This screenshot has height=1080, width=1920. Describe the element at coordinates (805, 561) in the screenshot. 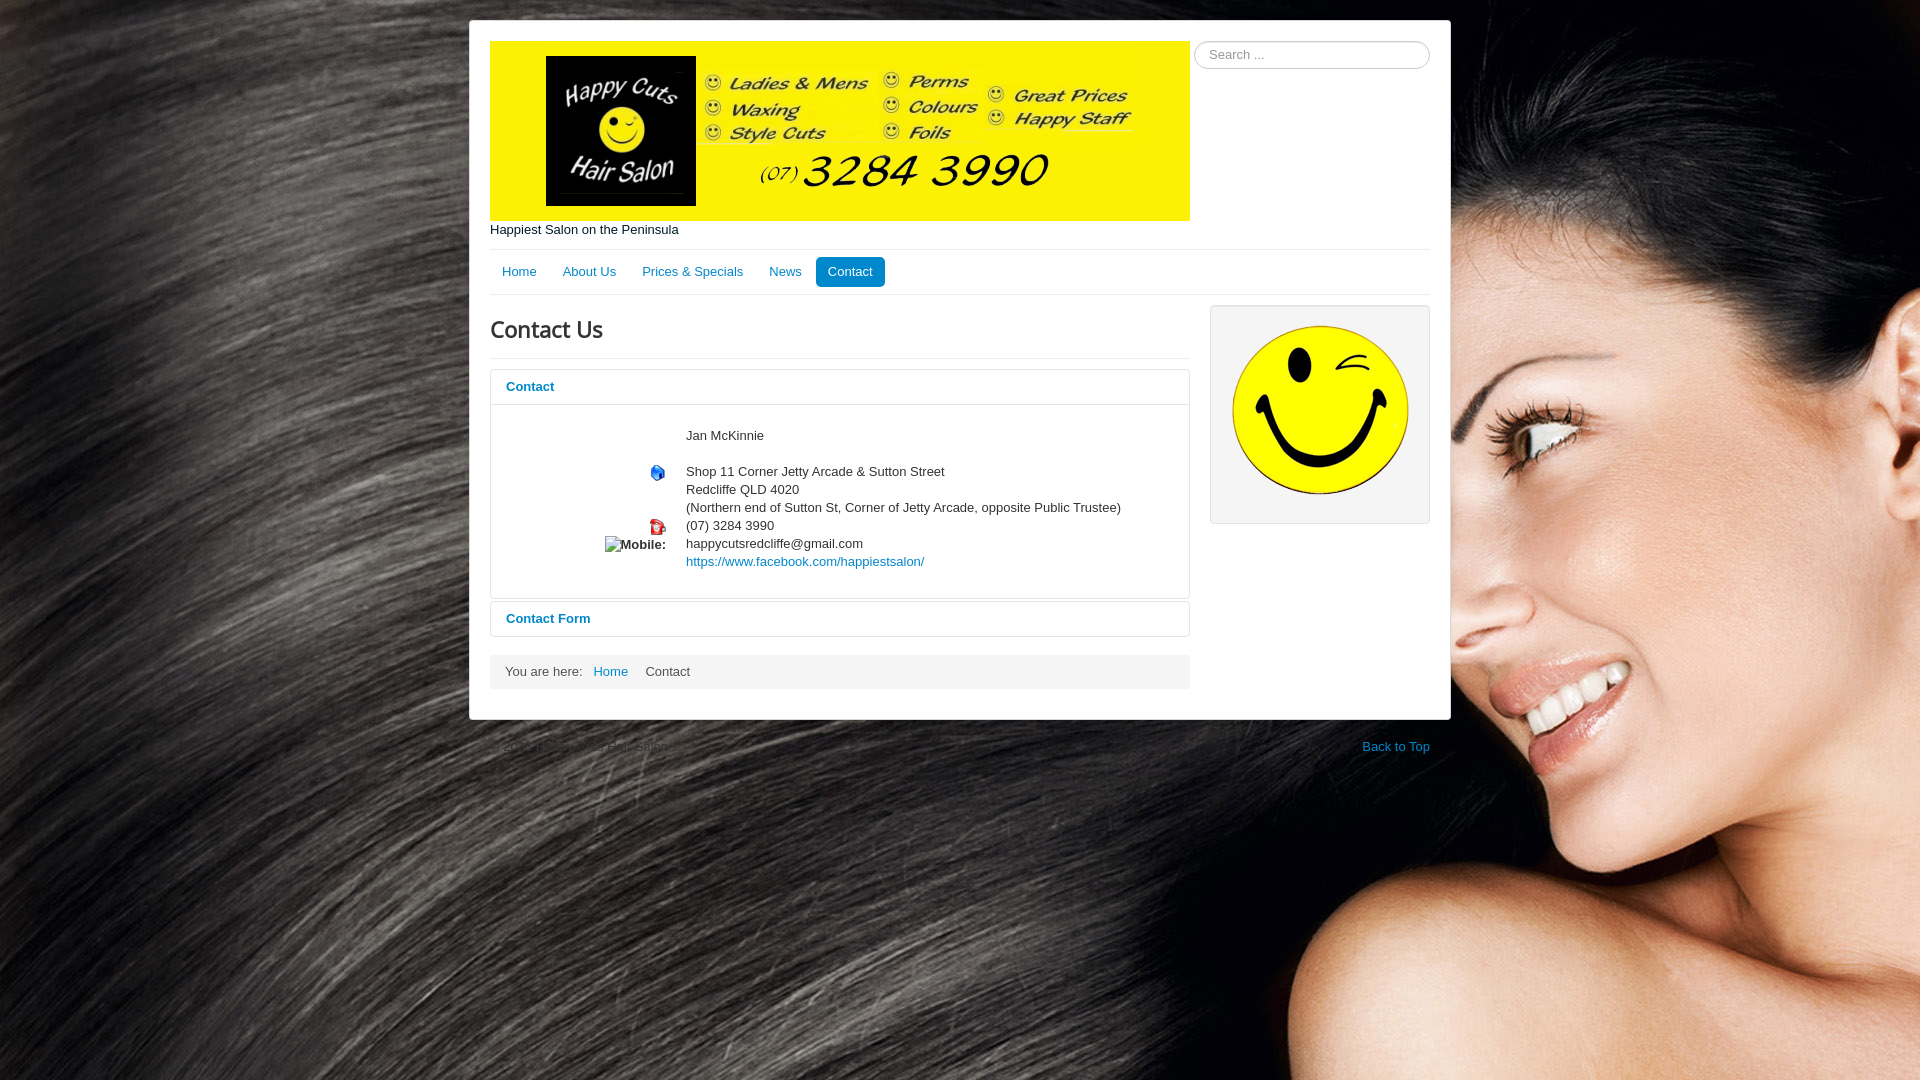

I see `'https://www.facebook.com/happiestsalon/'` at that location.